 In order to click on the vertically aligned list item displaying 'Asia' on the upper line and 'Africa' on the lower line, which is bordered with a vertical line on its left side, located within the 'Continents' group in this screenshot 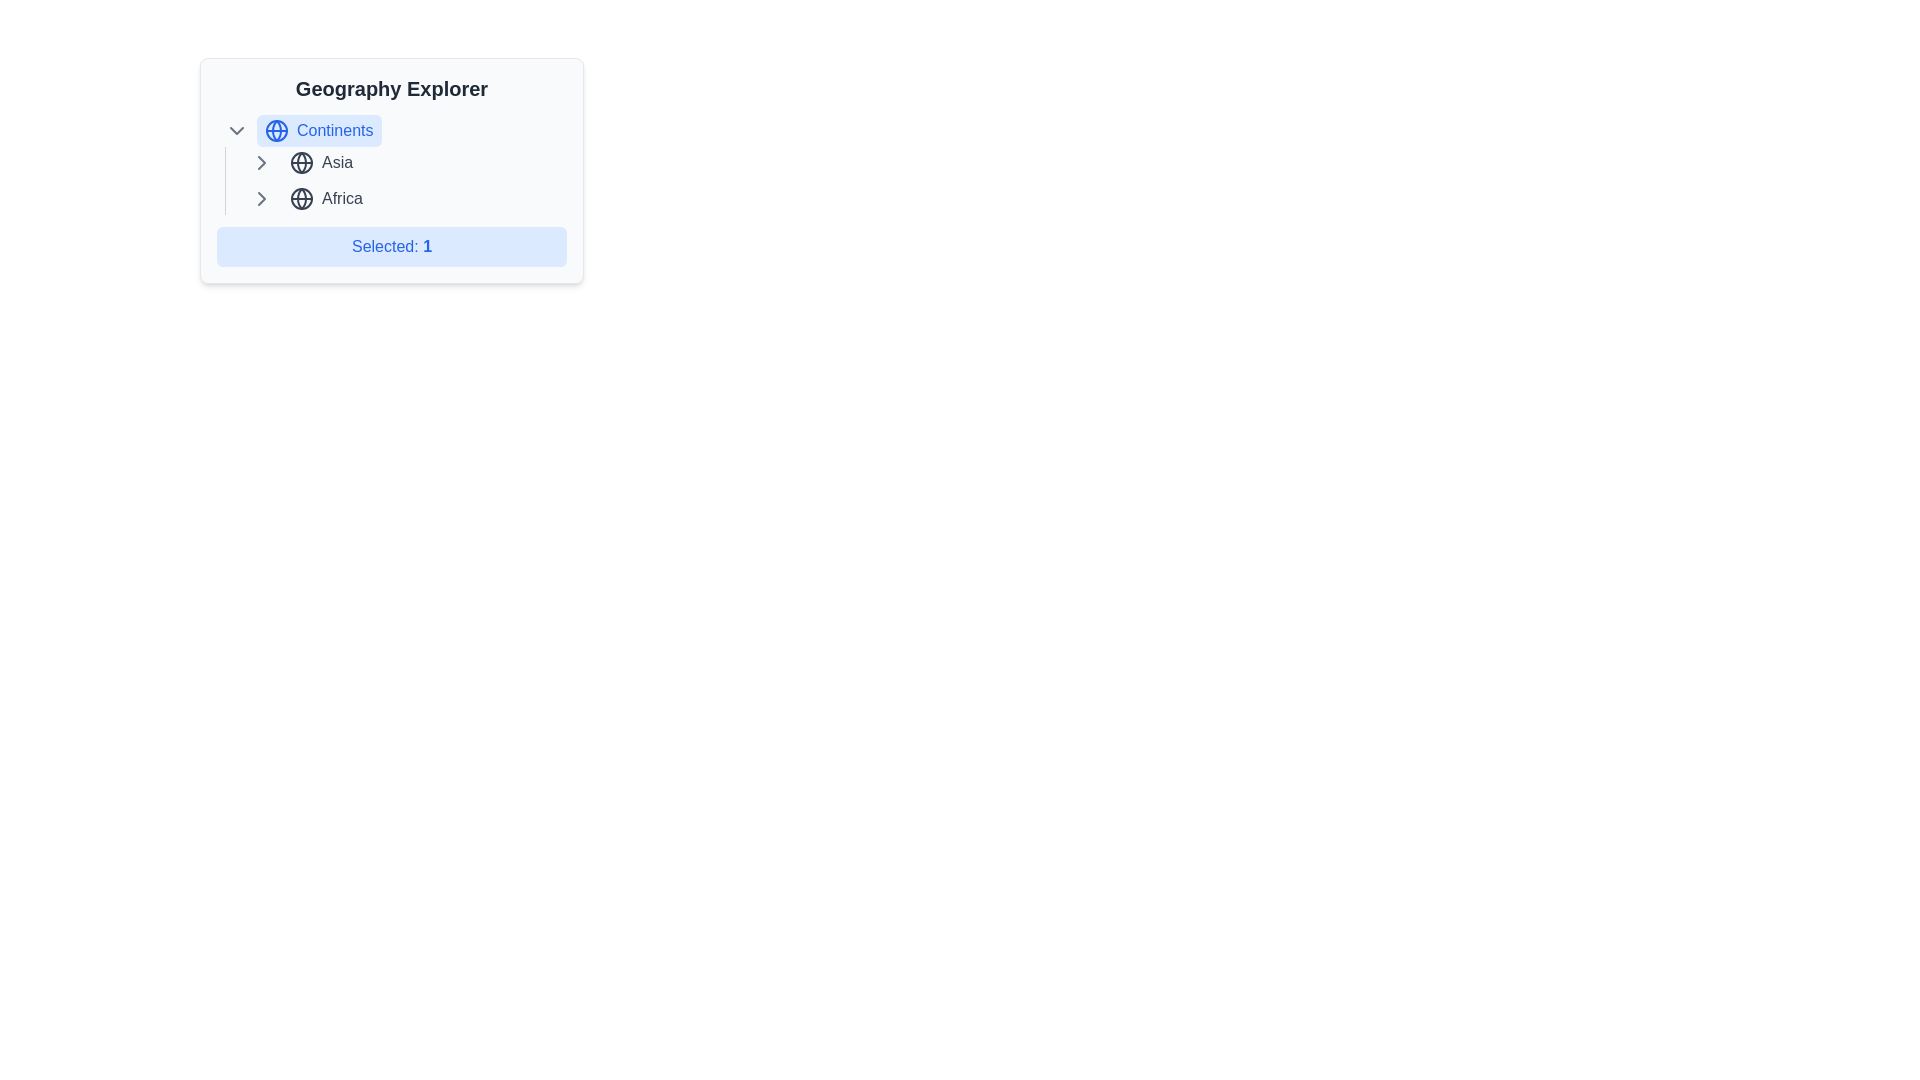, I will do `click(395, 181)`.